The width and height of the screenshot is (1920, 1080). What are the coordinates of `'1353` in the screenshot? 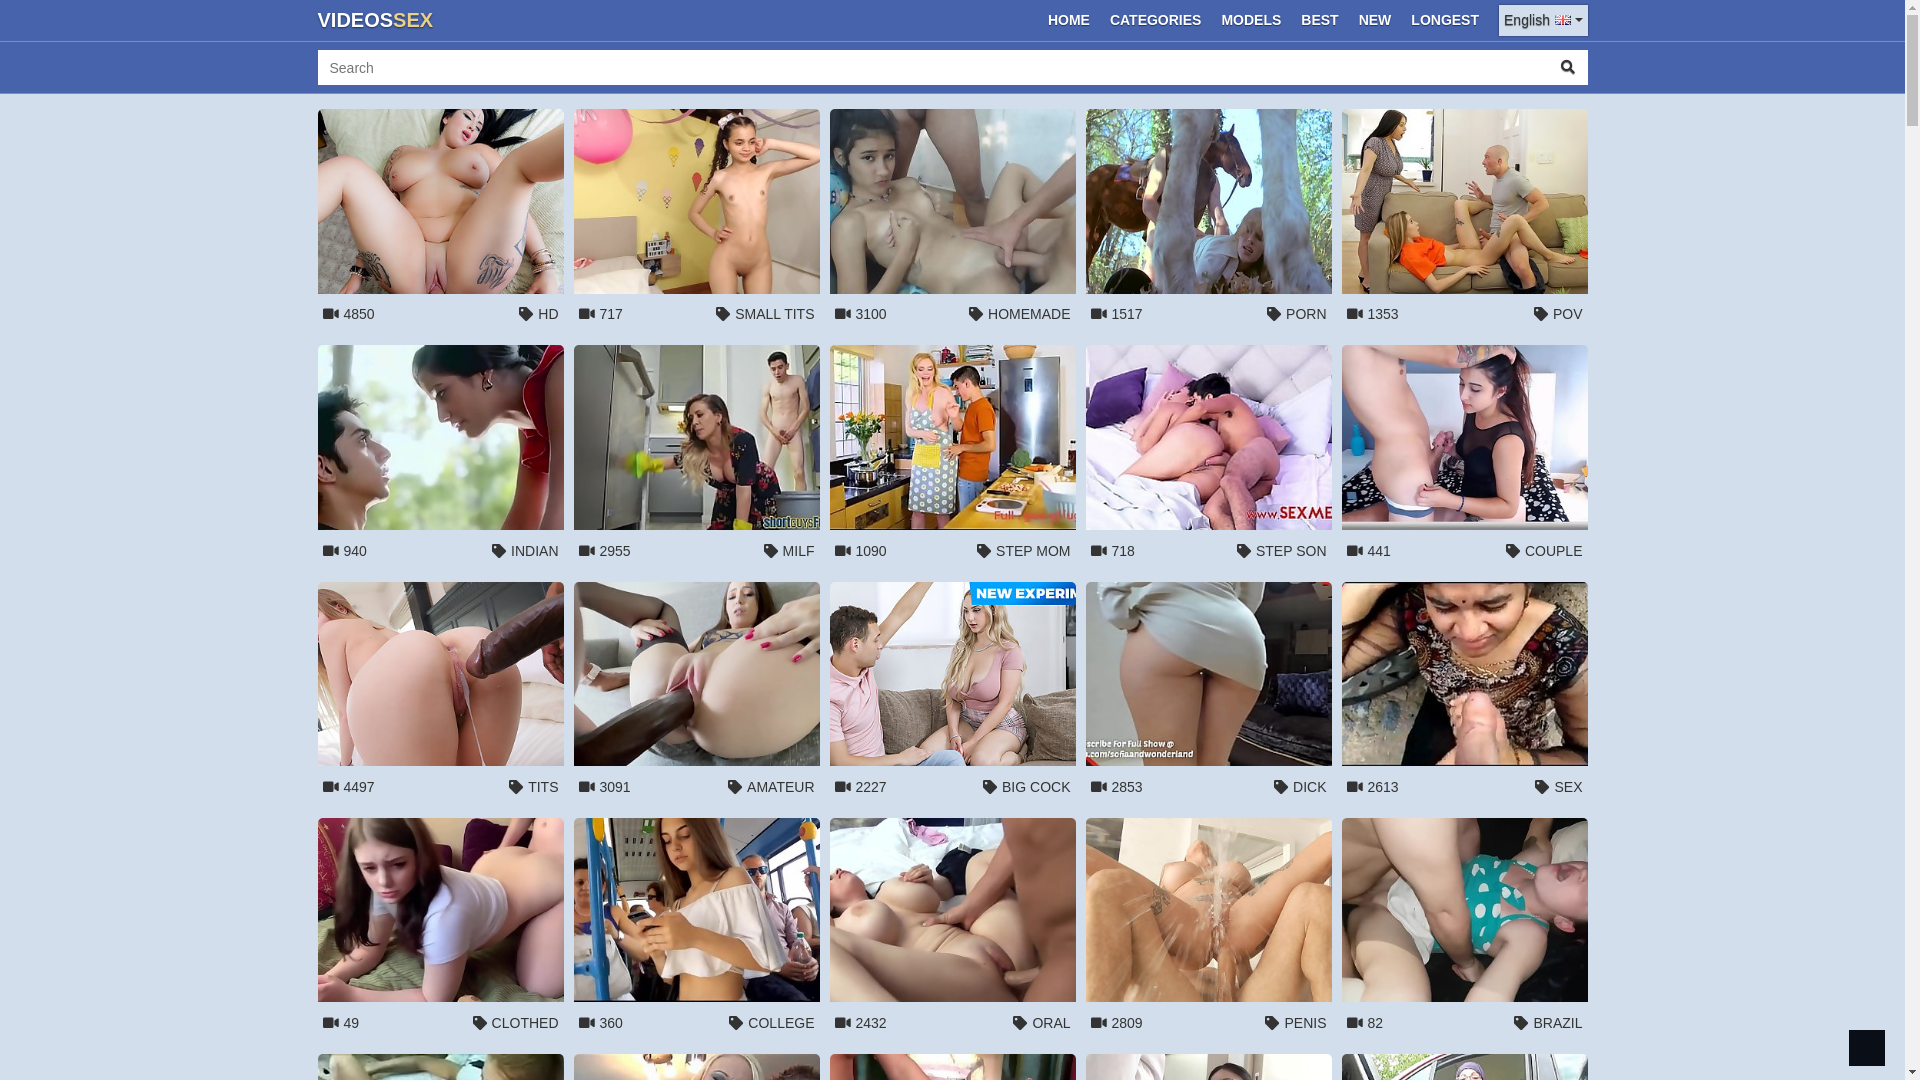 It's located at (1464, 222).